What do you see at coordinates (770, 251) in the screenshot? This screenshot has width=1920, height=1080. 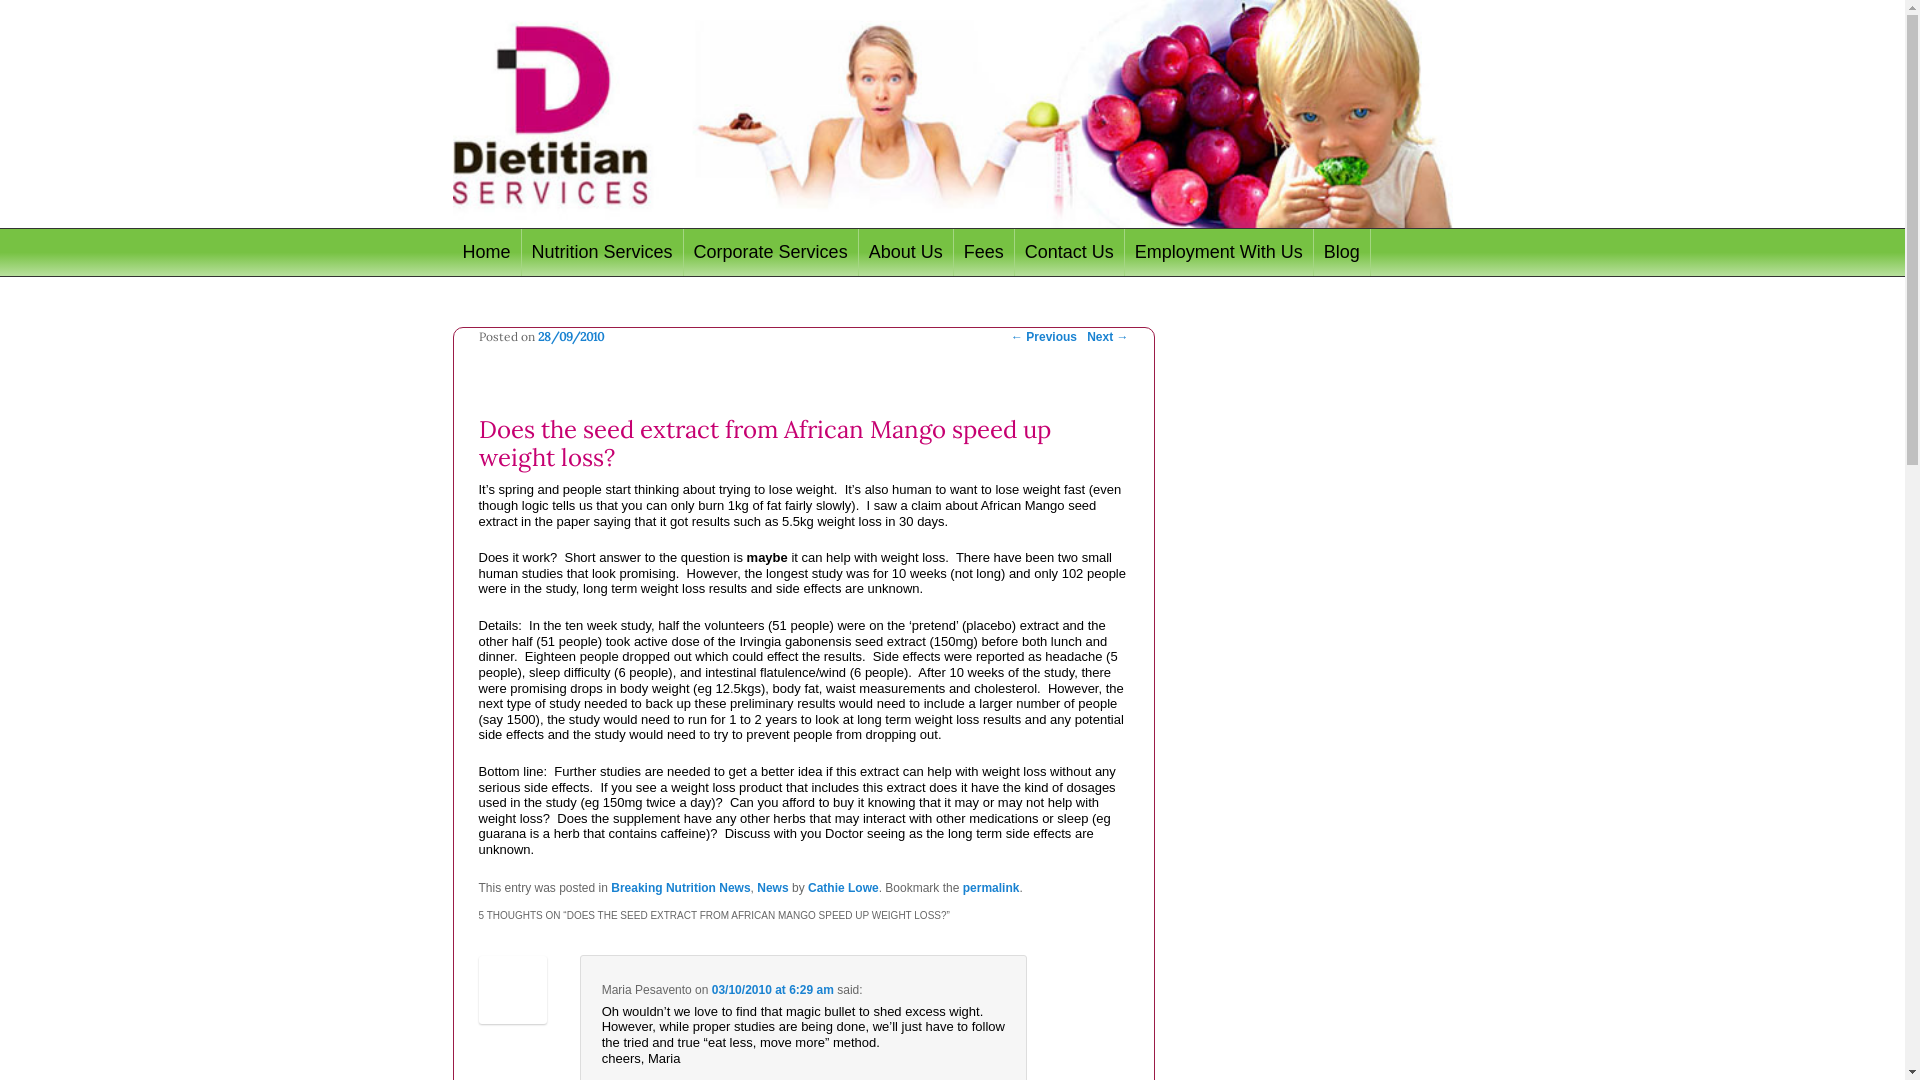 I see `'Corporate Services'` at bounding box center [770, 251].